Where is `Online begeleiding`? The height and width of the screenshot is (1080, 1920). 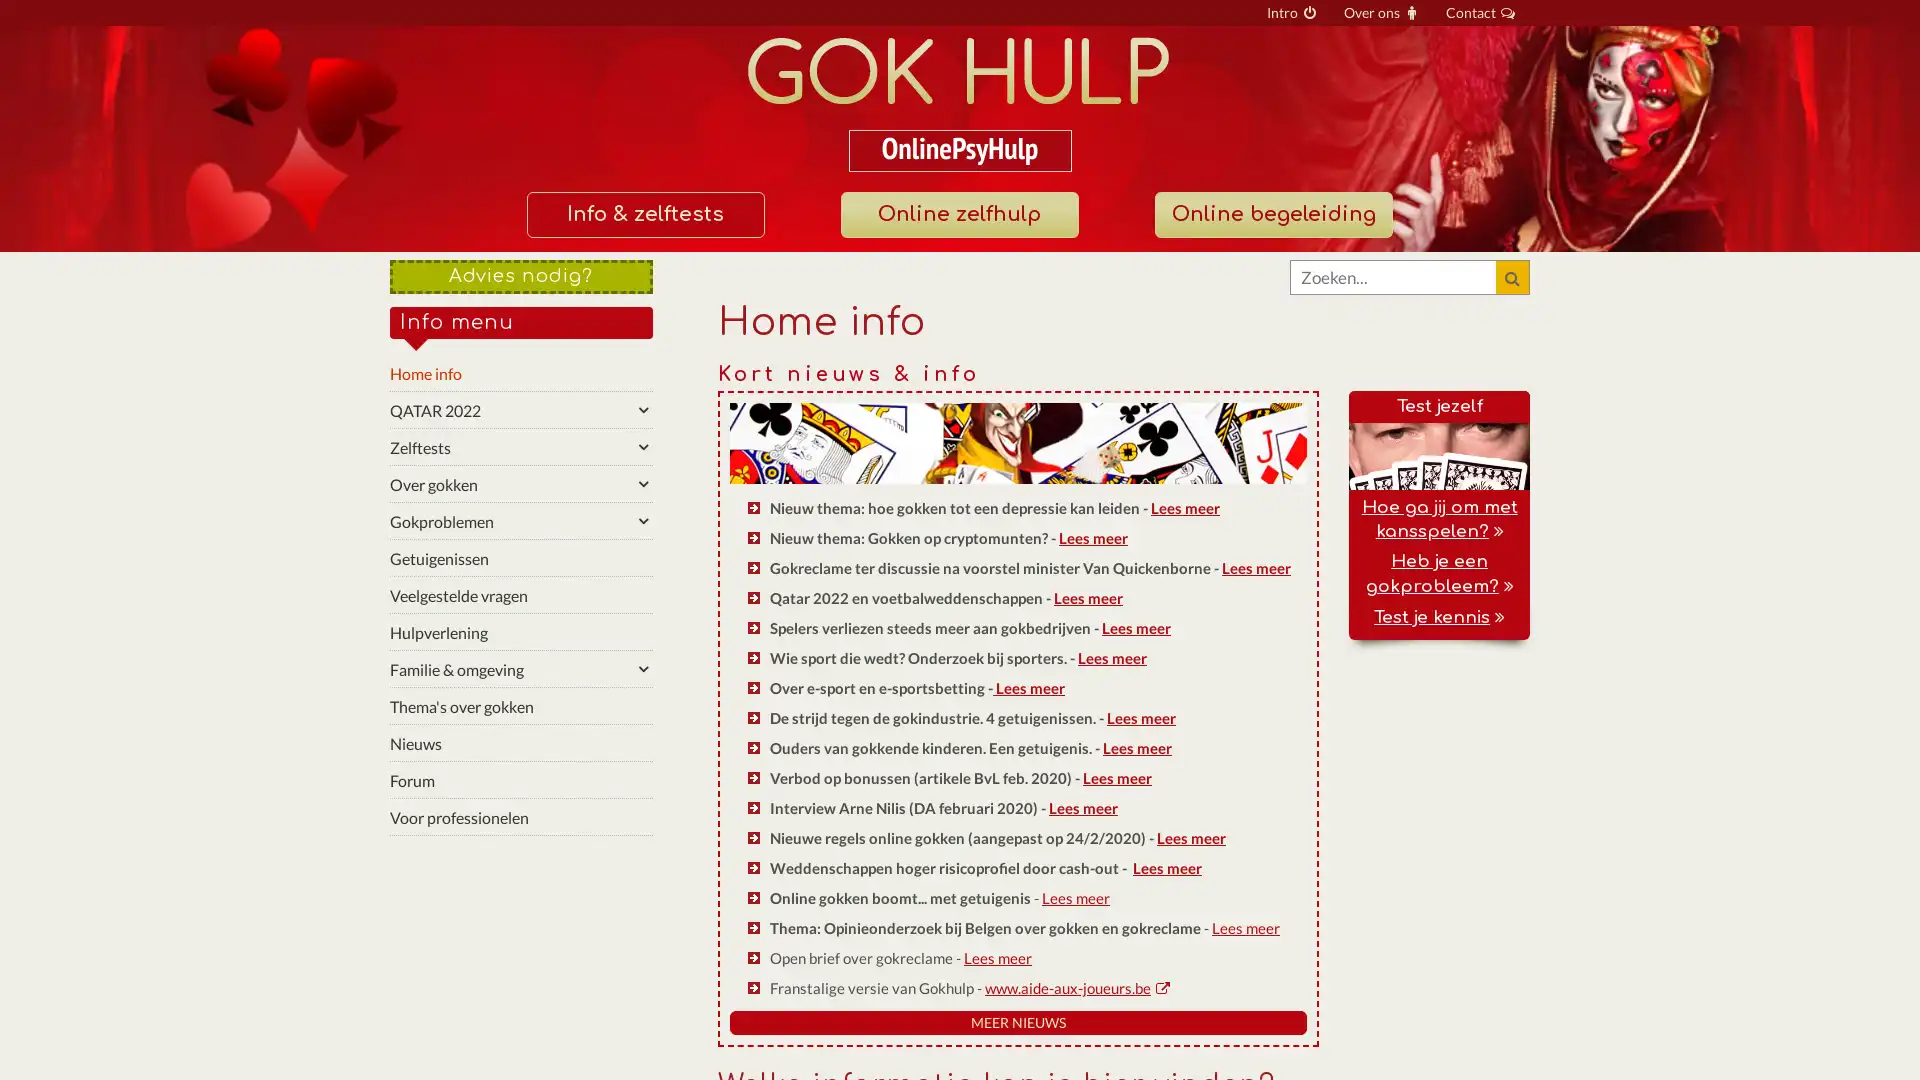 Online begeleiding is located at coordinates (1271, 215).